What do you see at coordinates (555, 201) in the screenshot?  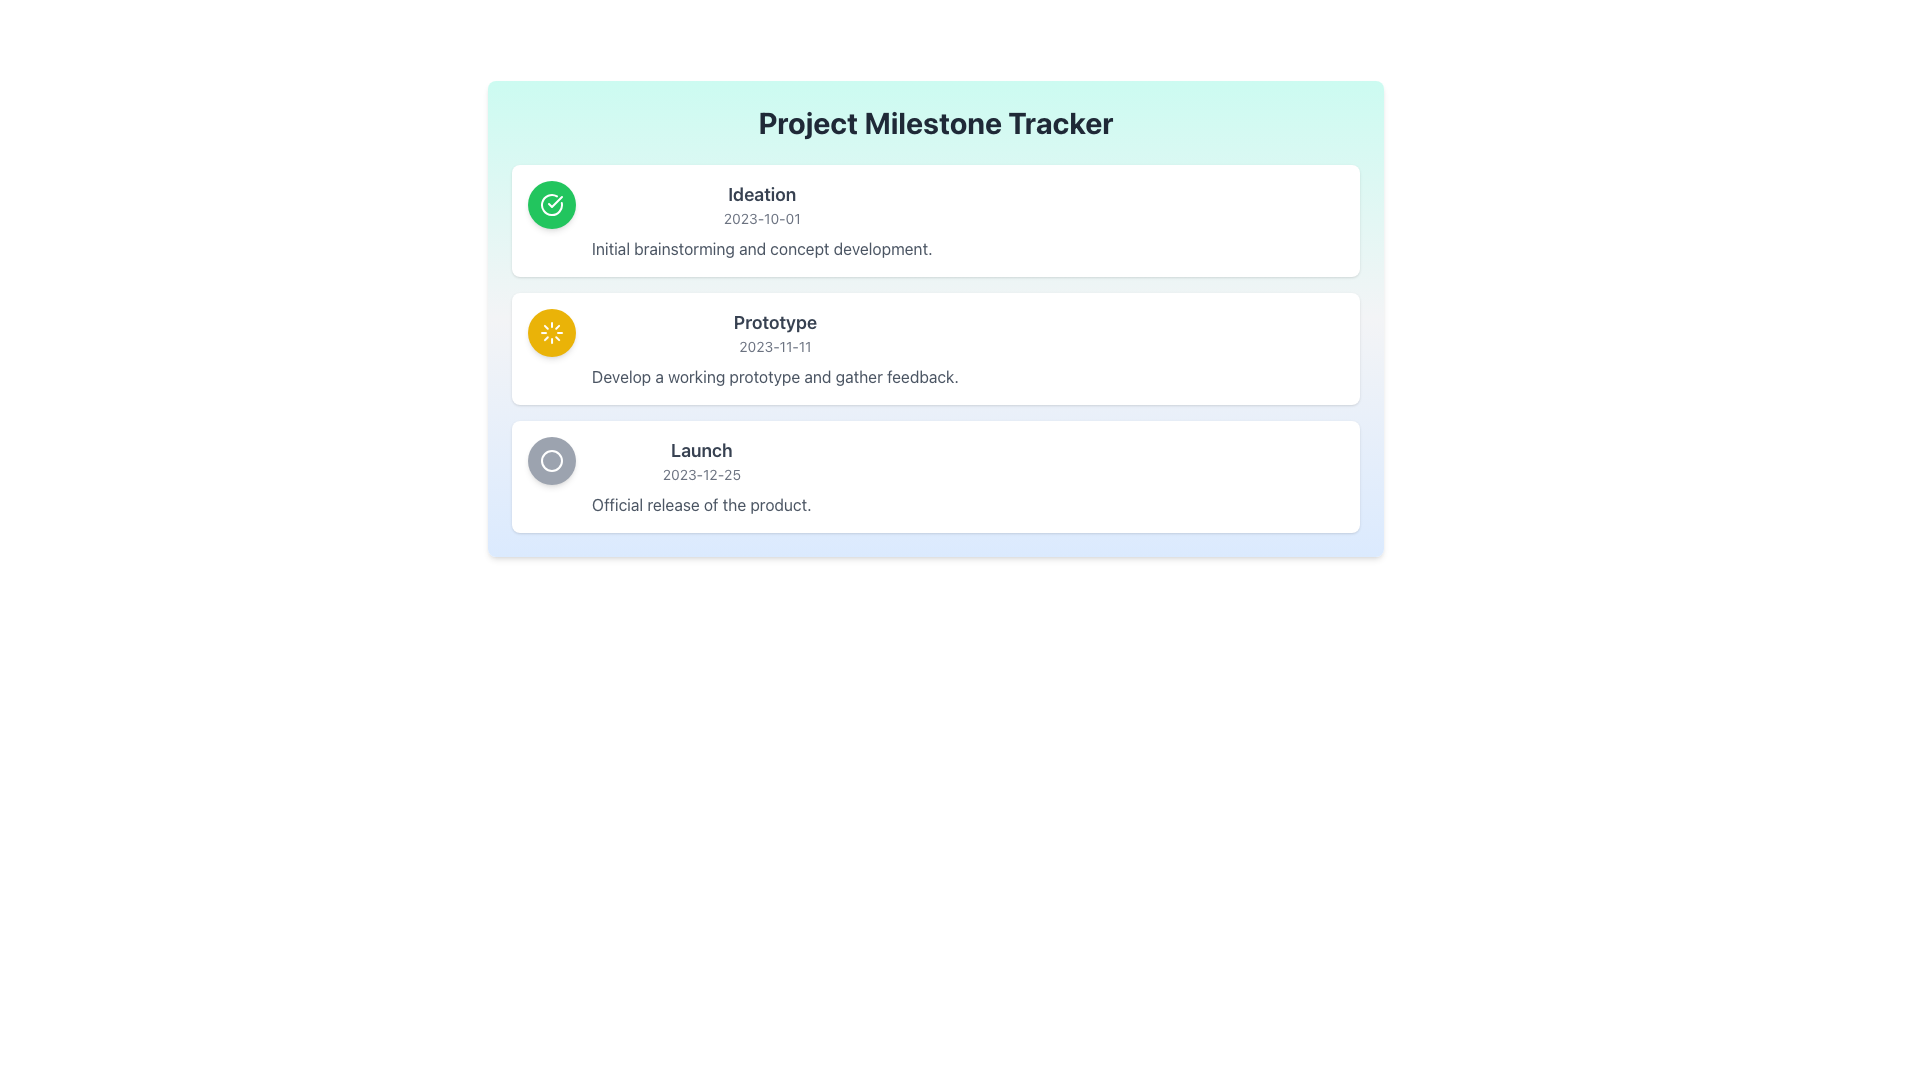 I see `the checkmark icon indicating completion status within the circular SVG icon in the top-left section of the 'Ideation' milestone card` at bounding box center [555, 201].